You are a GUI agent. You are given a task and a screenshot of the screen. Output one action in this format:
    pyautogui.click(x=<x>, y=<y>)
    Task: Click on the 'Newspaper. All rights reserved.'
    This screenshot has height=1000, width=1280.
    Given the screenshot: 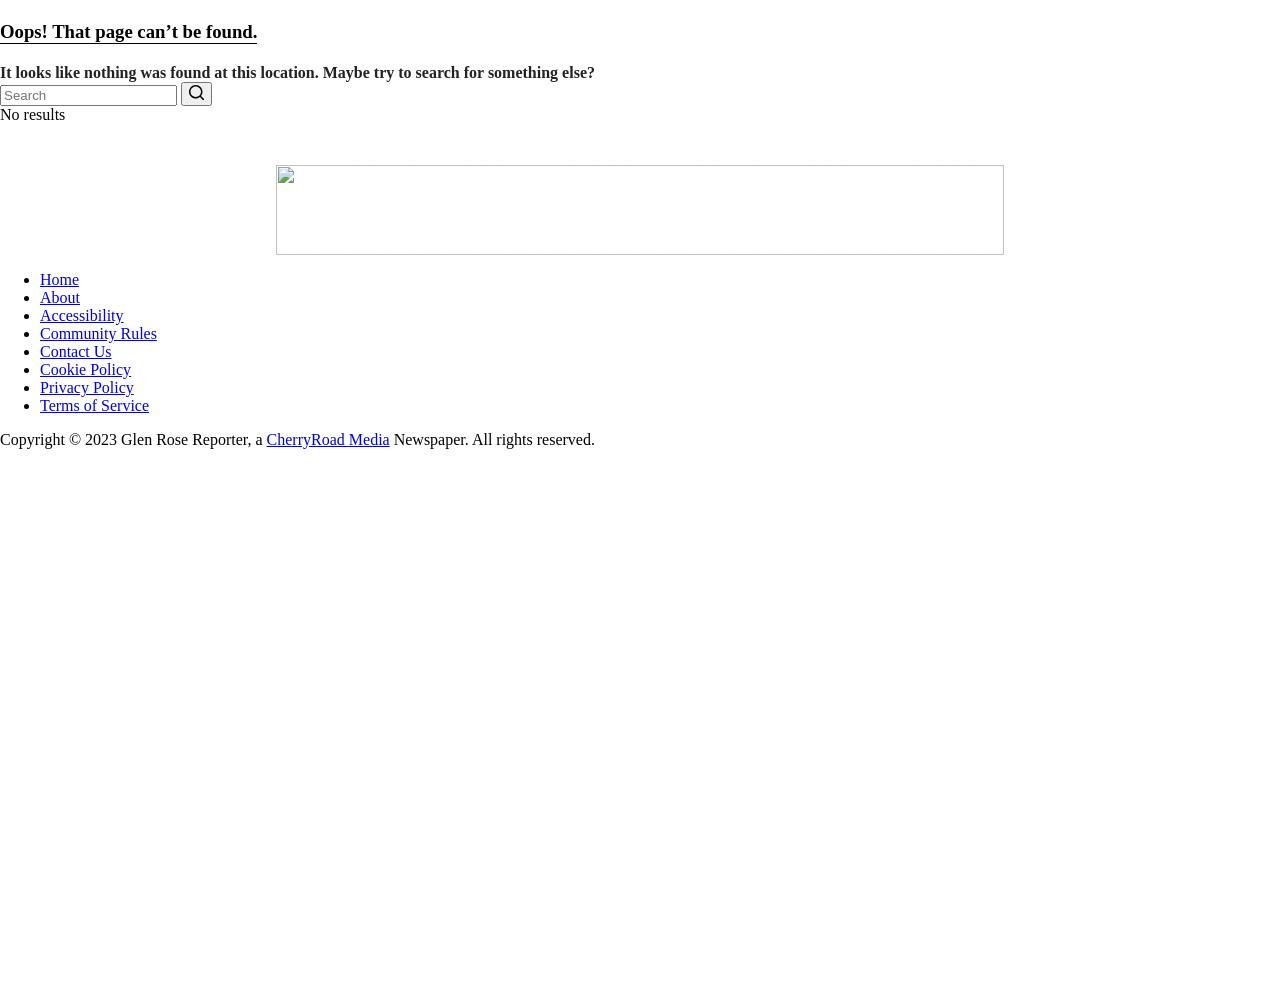 What is the action you would take?
    pyautogui.click(x=491, y=438)
    